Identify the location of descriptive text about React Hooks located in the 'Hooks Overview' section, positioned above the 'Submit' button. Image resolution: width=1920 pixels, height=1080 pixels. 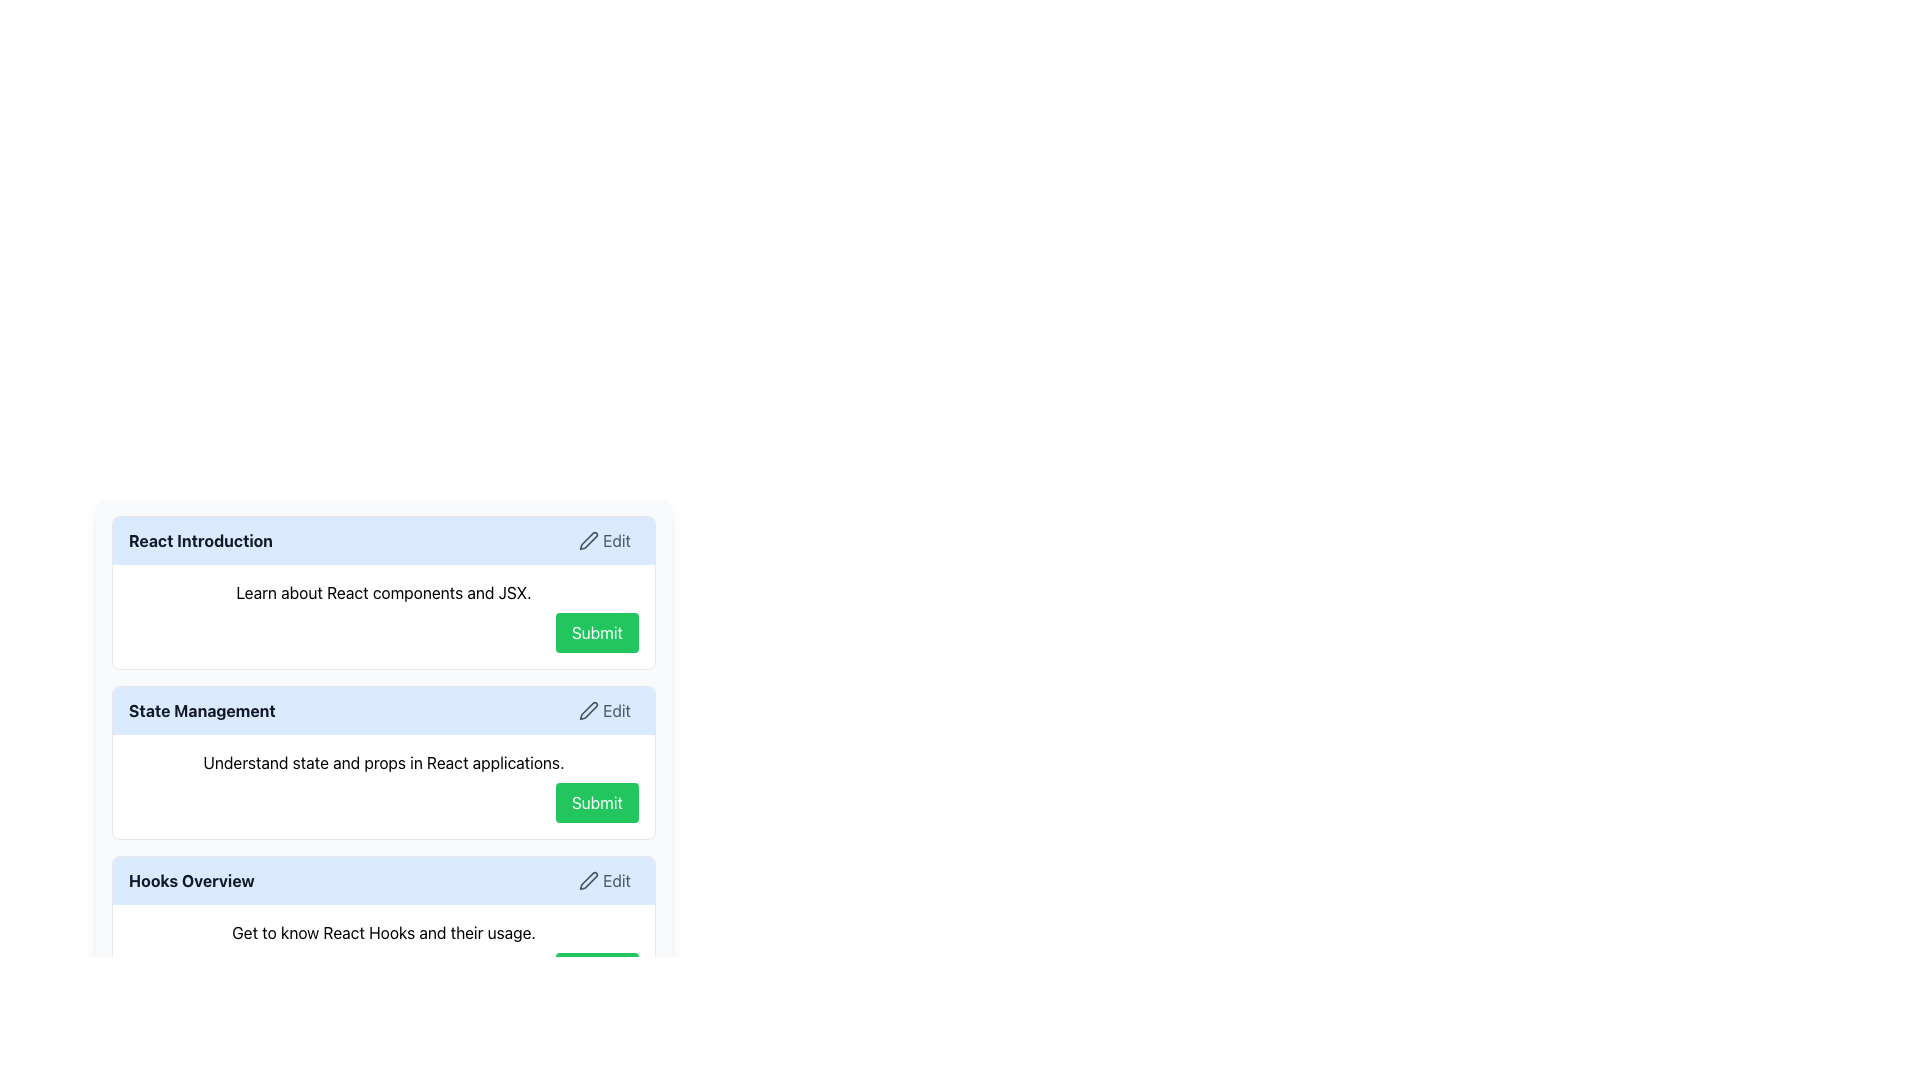
(384, 933).